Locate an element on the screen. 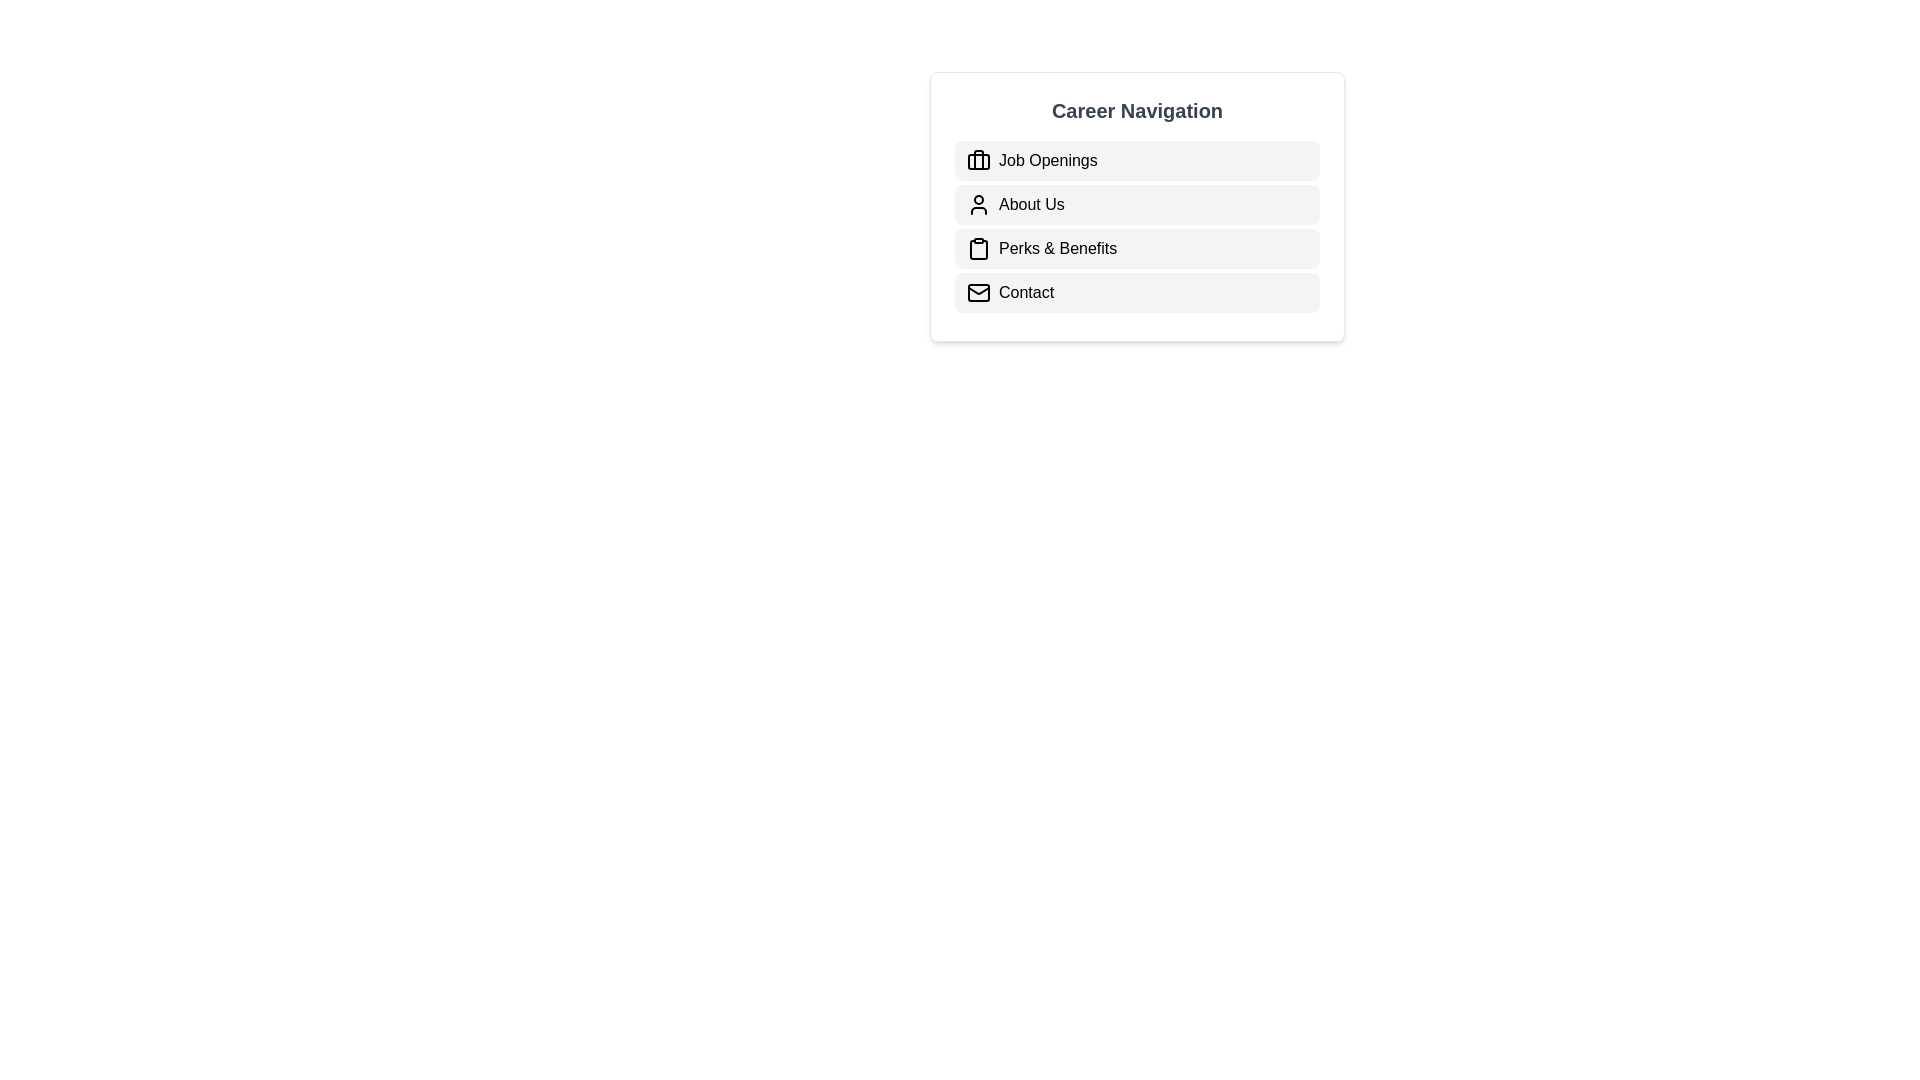 The image size is (1920, 1080). the user profile icon, which is a simple line-art design representing a person's head and shoulders, located to the left of the 'About Us' text in the 'Career Navigation' menu is located at coordinates (979, 204).